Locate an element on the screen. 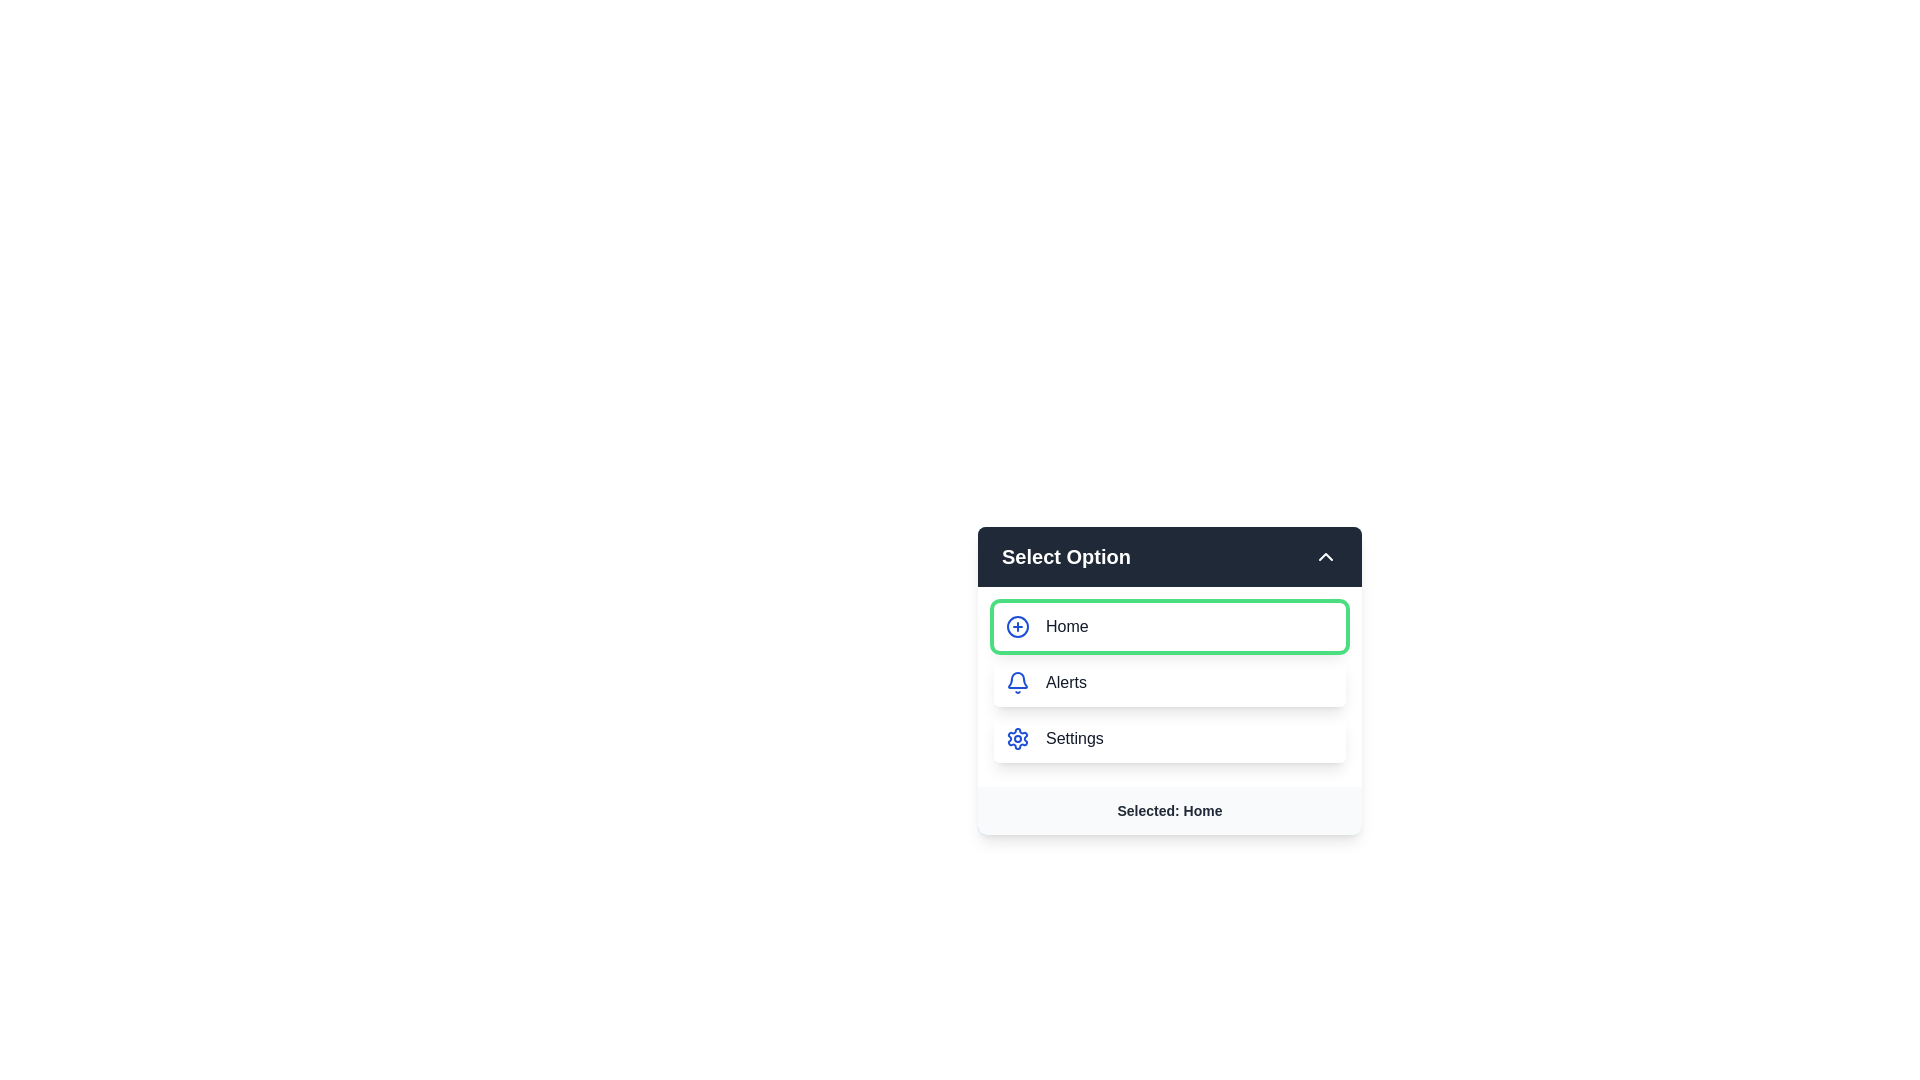 Image resolution: width=1920 pixels, height=1080 pixels. the blue circular icon with a plus sign, which is part of the 'Home' menu option located to the left of the text 'Home' is located at coordinates (1017, 626).